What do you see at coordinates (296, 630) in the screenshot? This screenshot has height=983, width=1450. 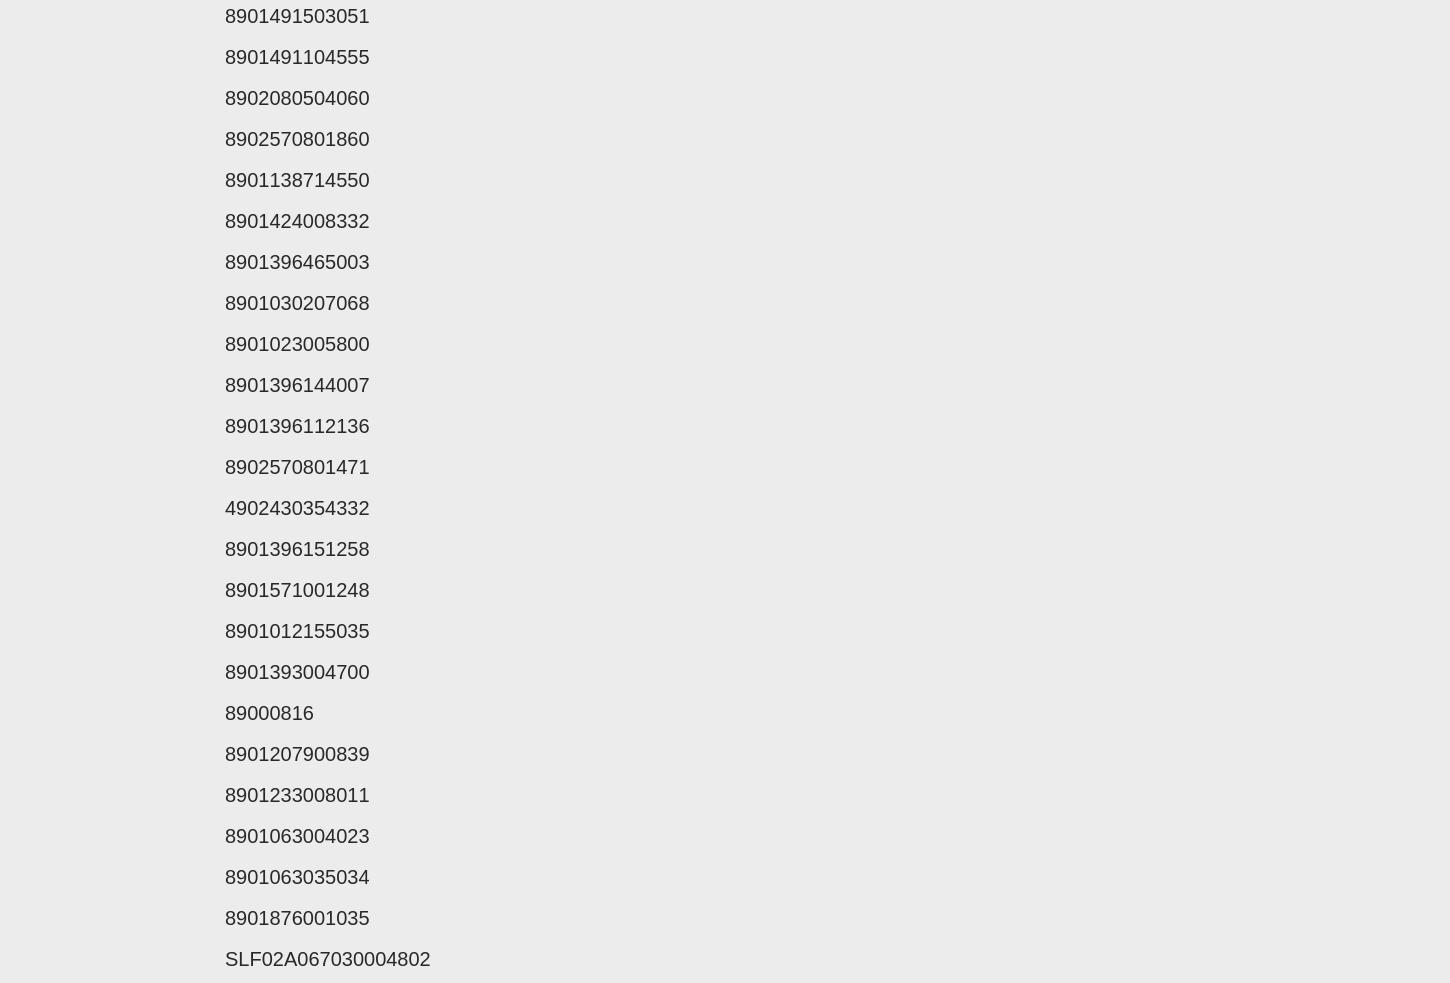 I see `'8901012155035'` at bounding box center [296, 630].